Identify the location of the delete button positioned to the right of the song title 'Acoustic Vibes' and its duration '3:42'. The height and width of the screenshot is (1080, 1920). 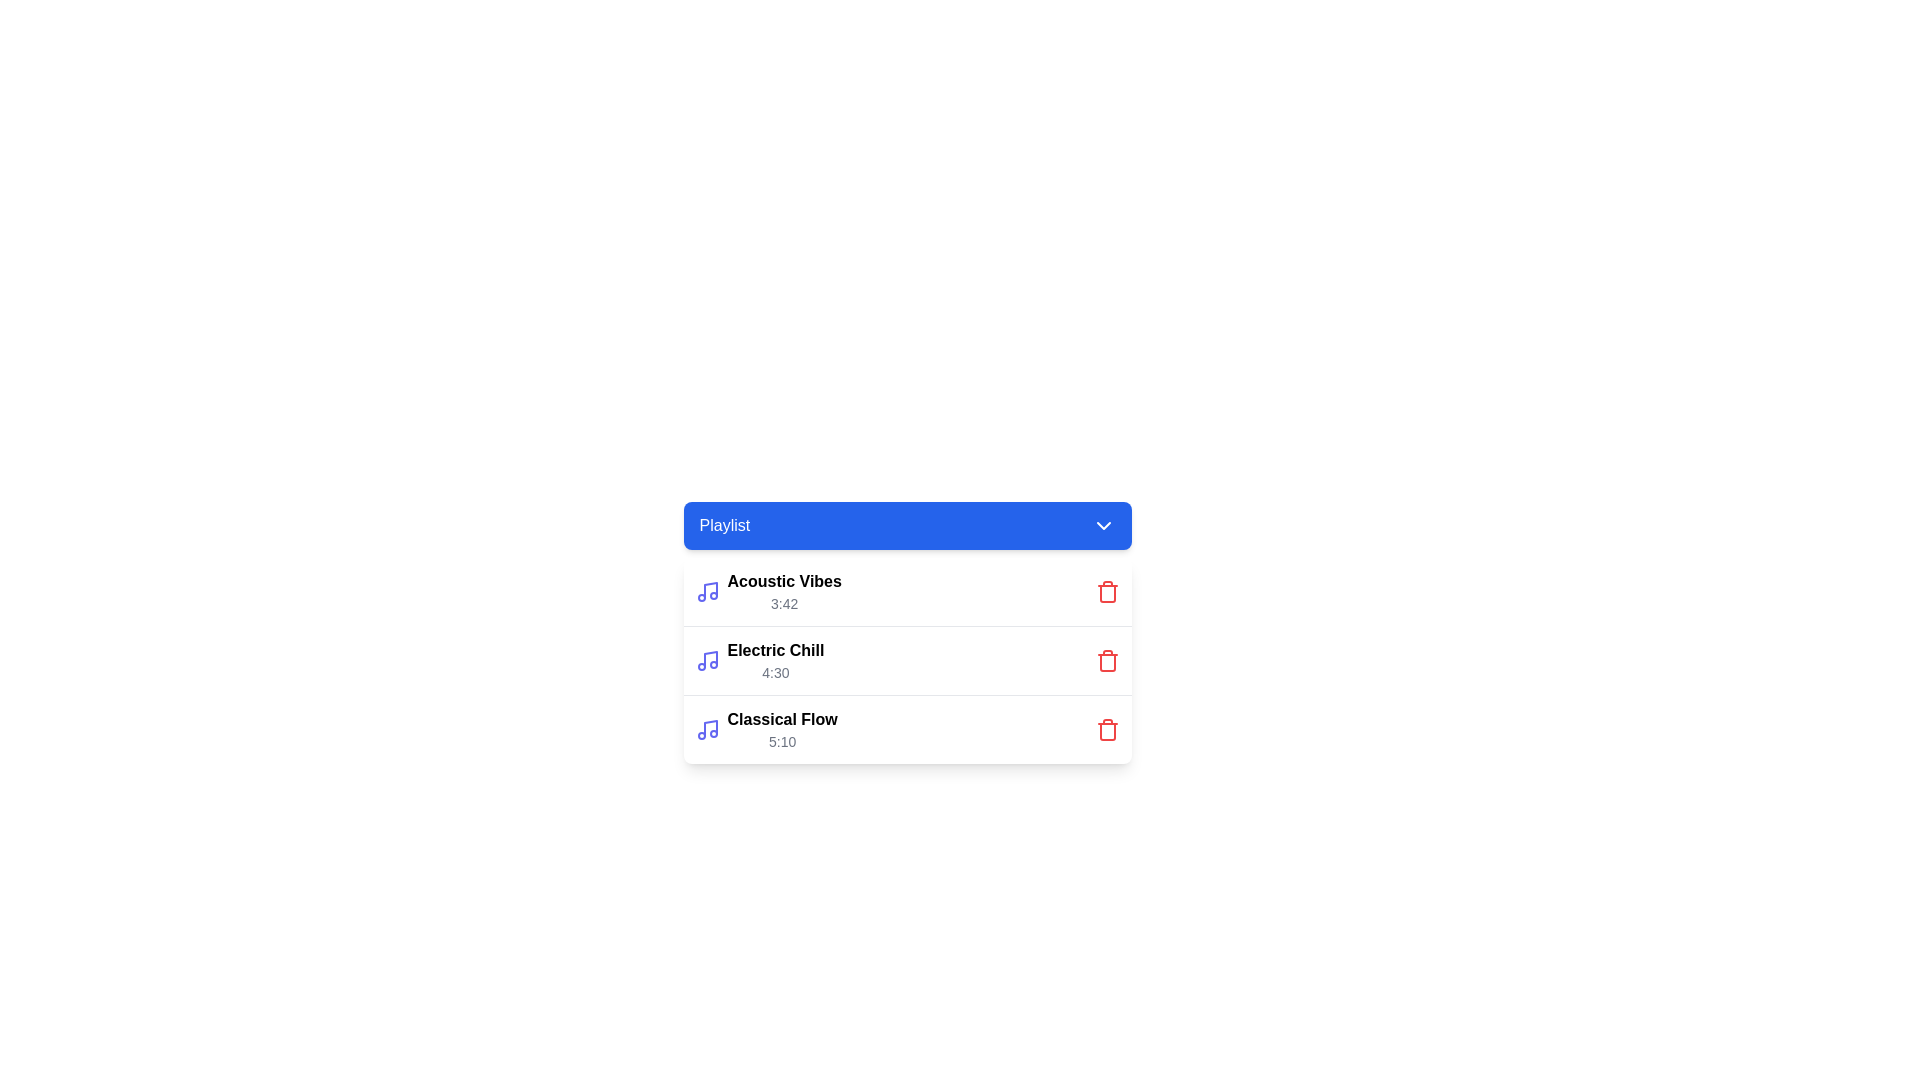
(1106, 590).